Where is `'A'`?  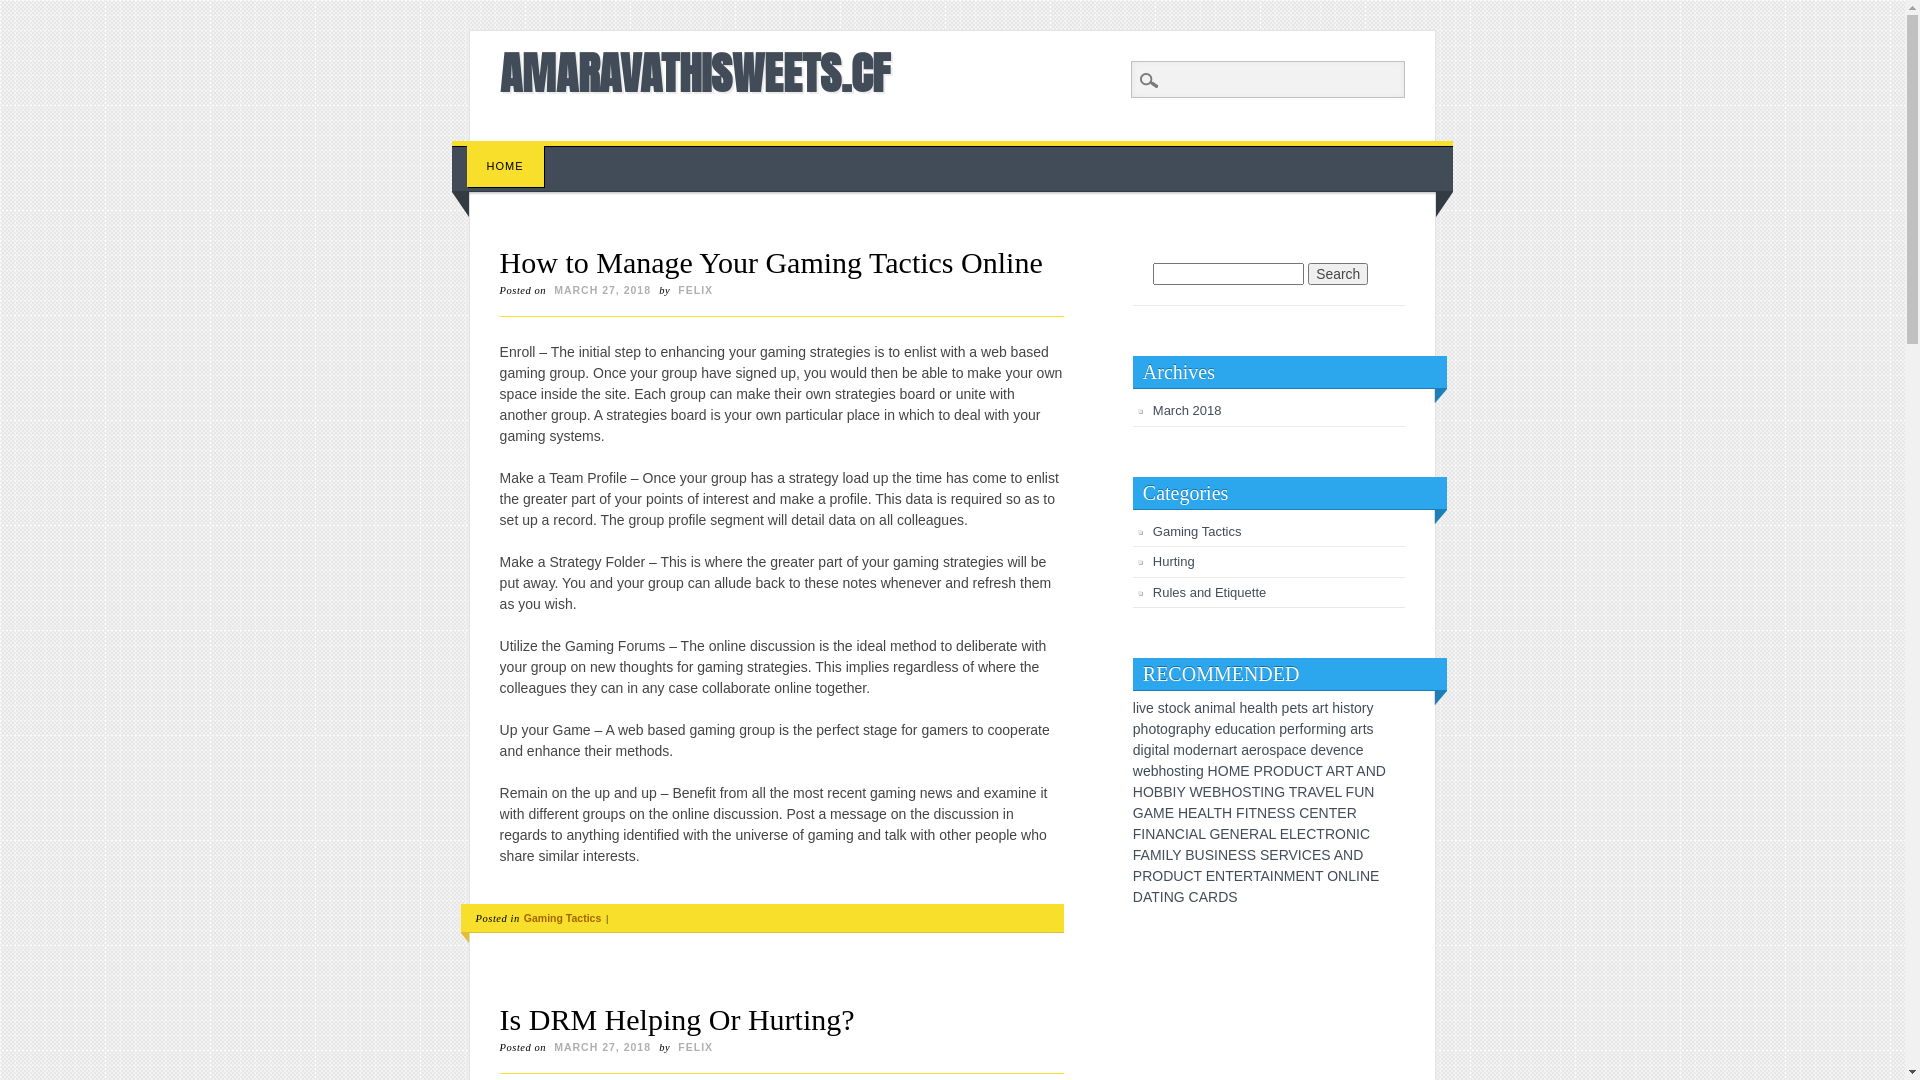
'A' is located at coordinates (1330, 770).